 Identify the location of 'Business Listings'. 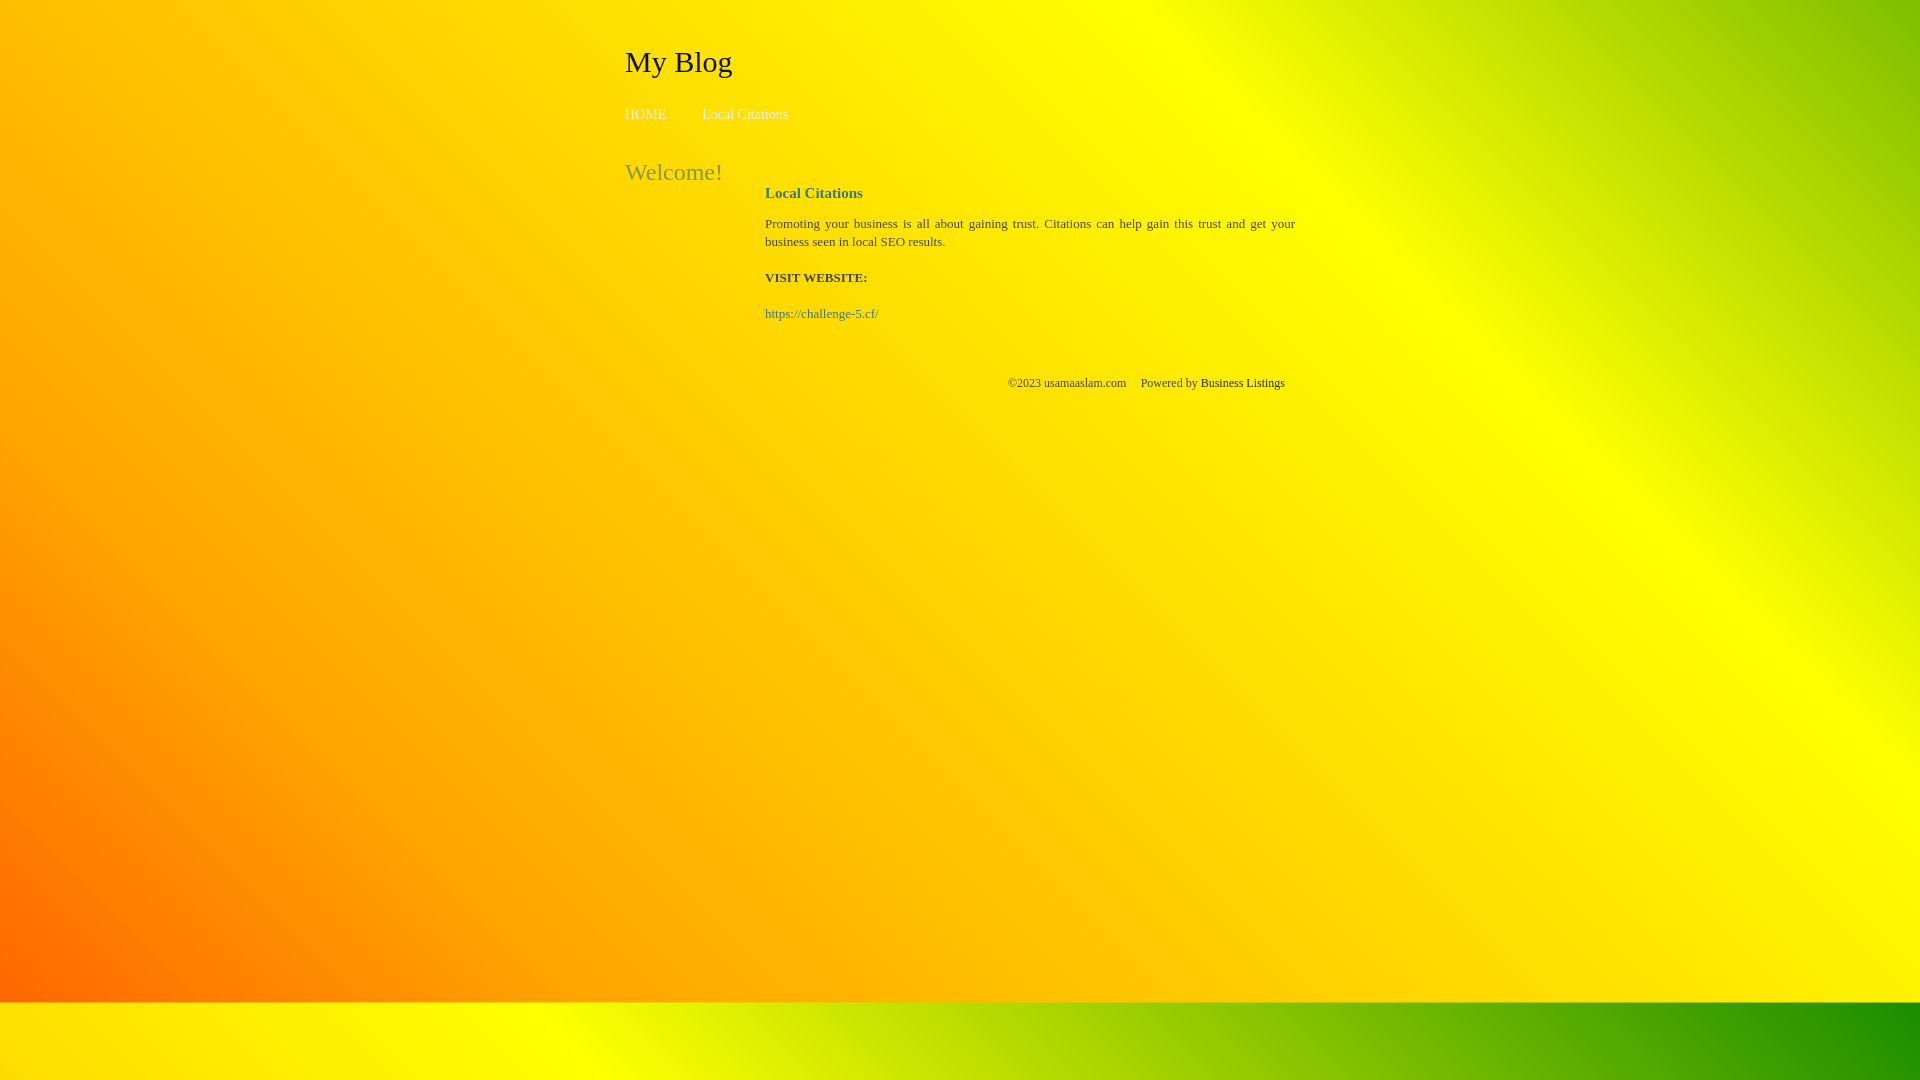
(1200, 382).